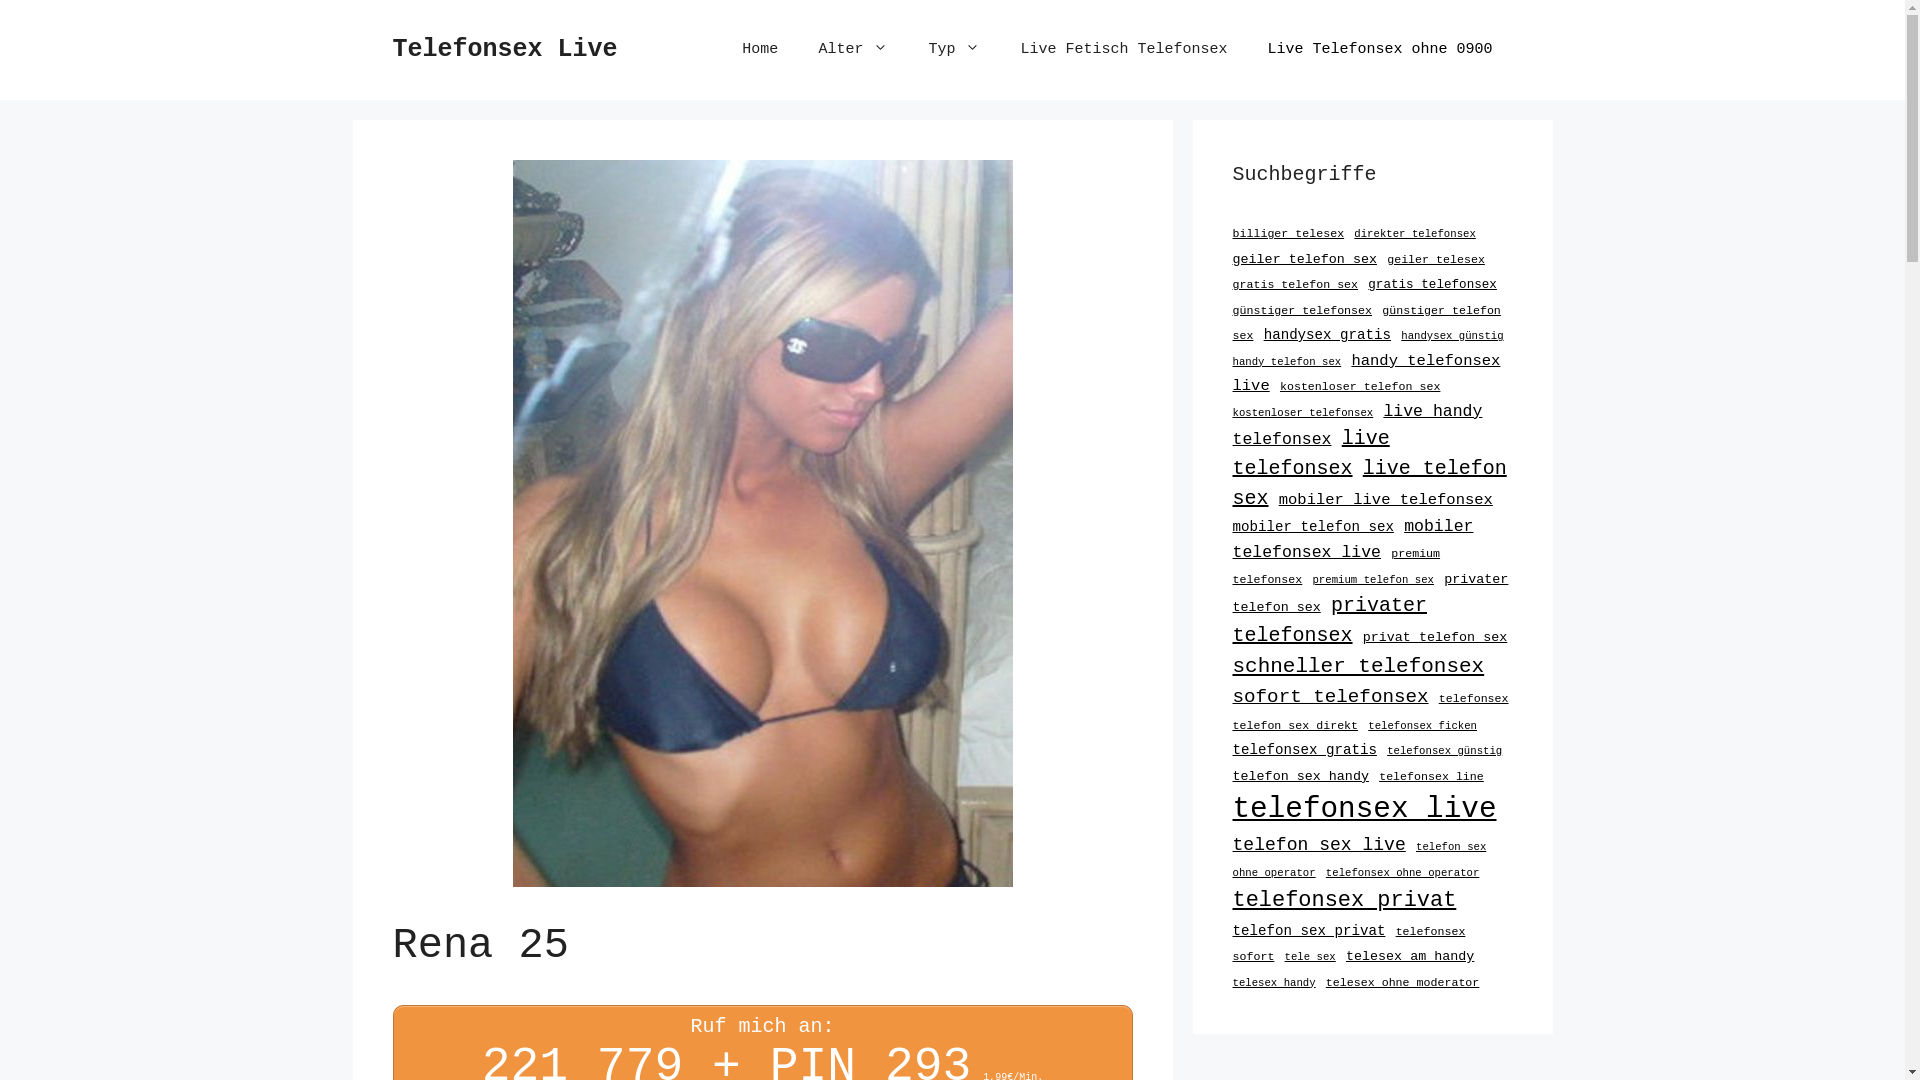 The height and width of the screenshot is (1080, 1920). I want to click on 'handysex gratis', so click(1327, 334).